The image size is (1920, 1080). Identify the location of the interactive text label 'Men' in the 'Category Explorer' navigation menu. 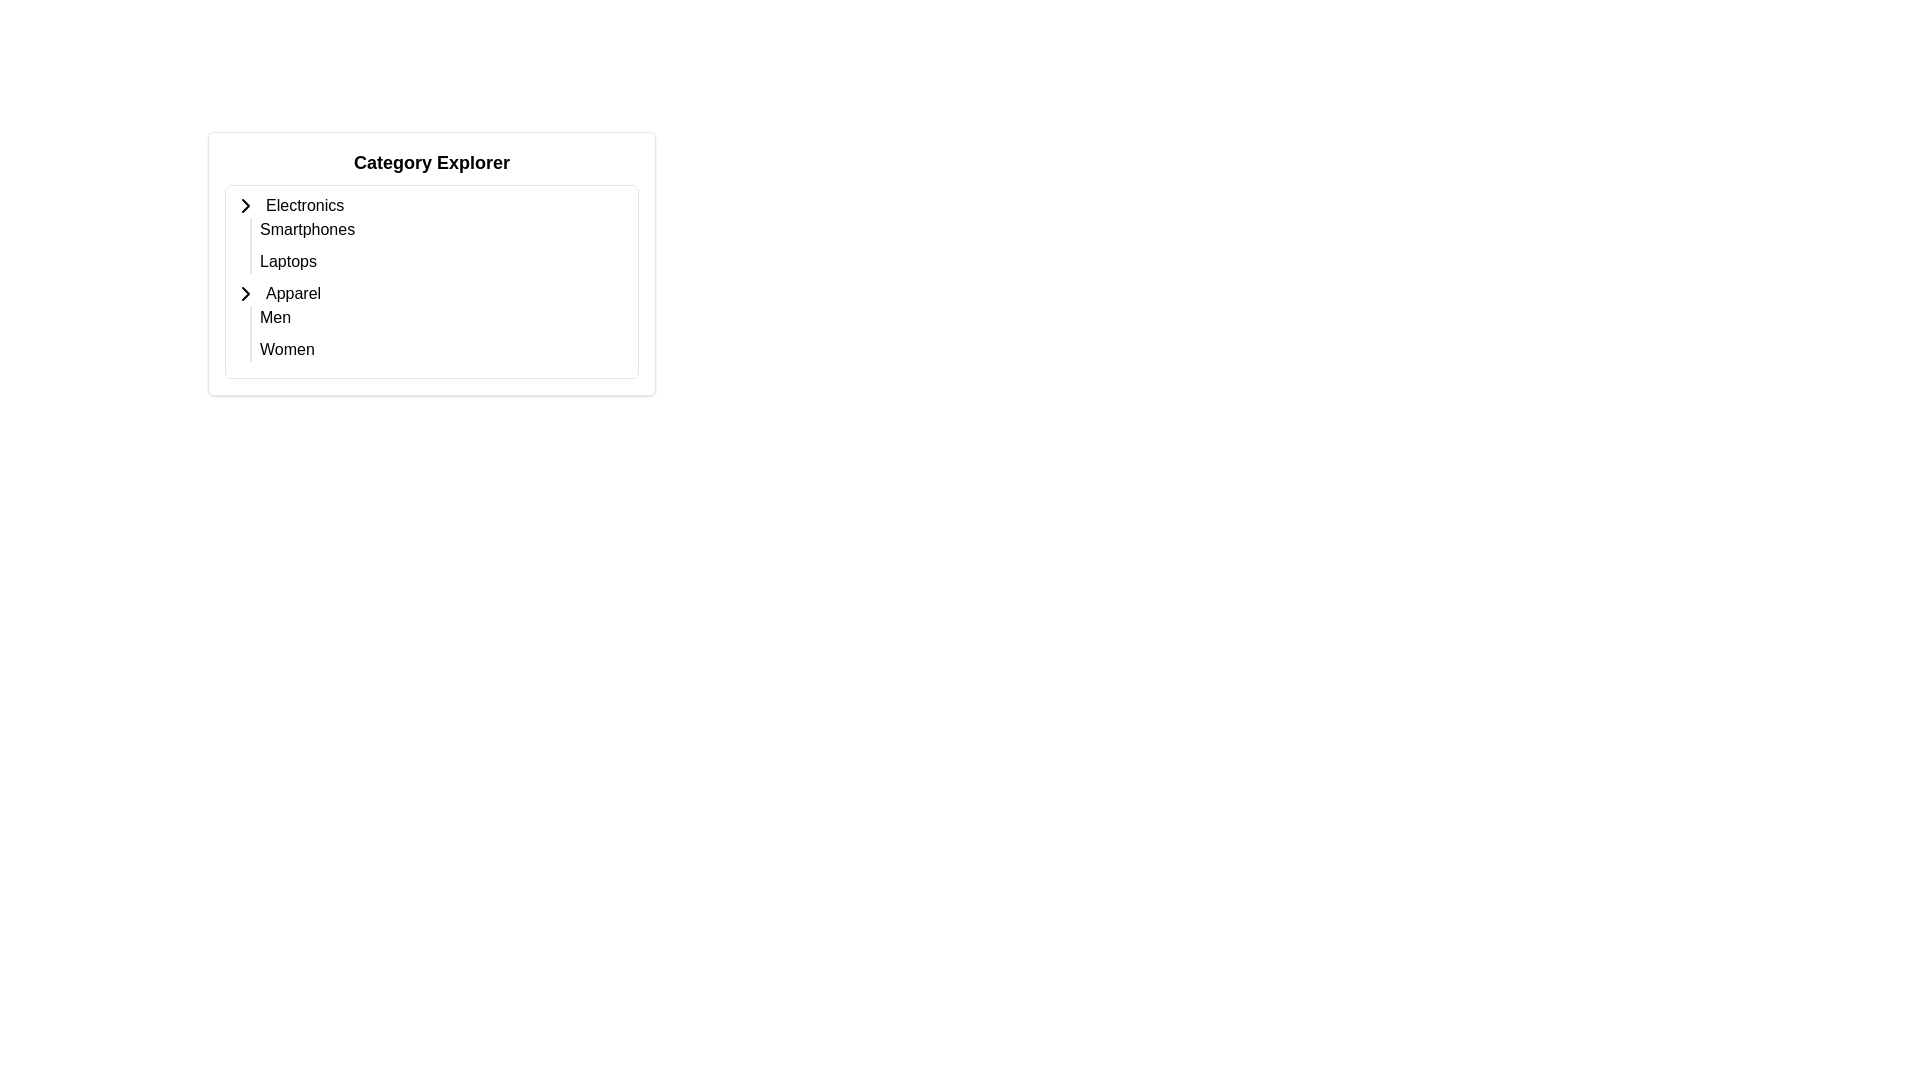
(274, 316).